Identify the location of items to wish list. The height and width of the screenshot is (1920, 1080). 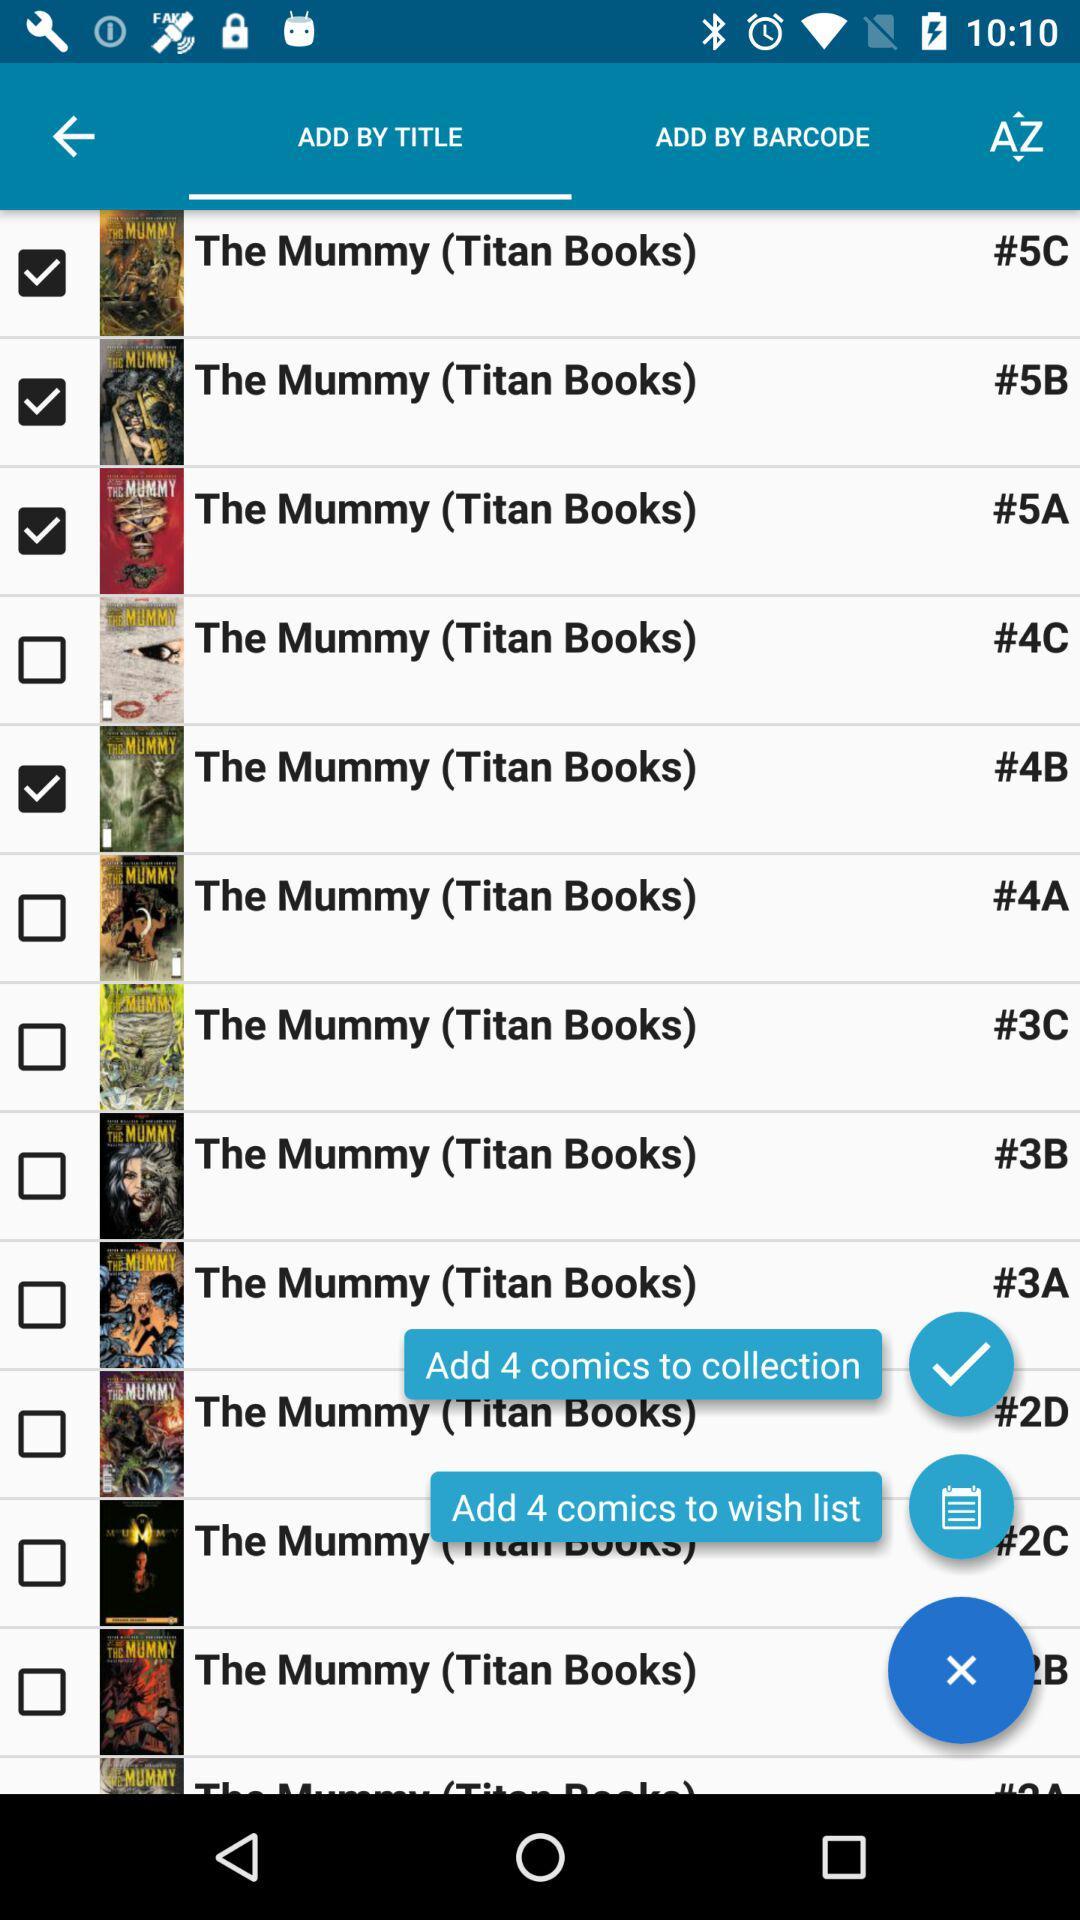
(960, 1506).